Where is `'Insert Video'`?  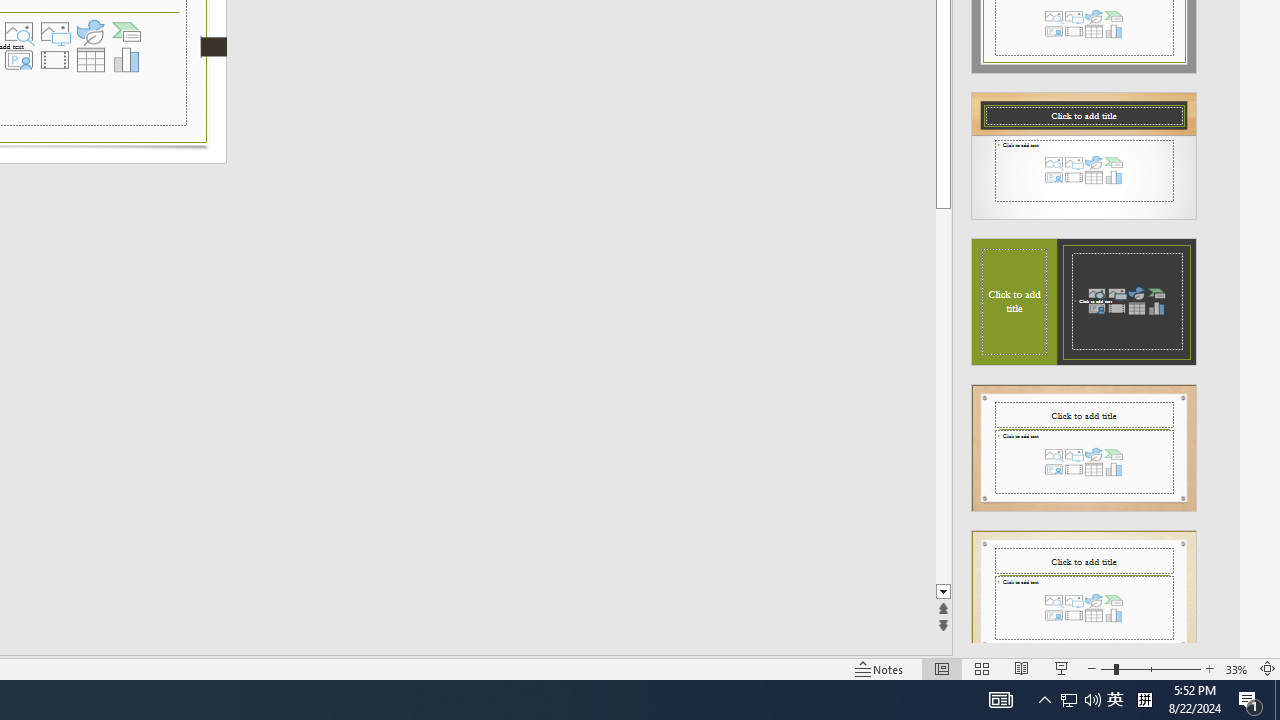
'Insert Video' is located at coordinates (54, 59).